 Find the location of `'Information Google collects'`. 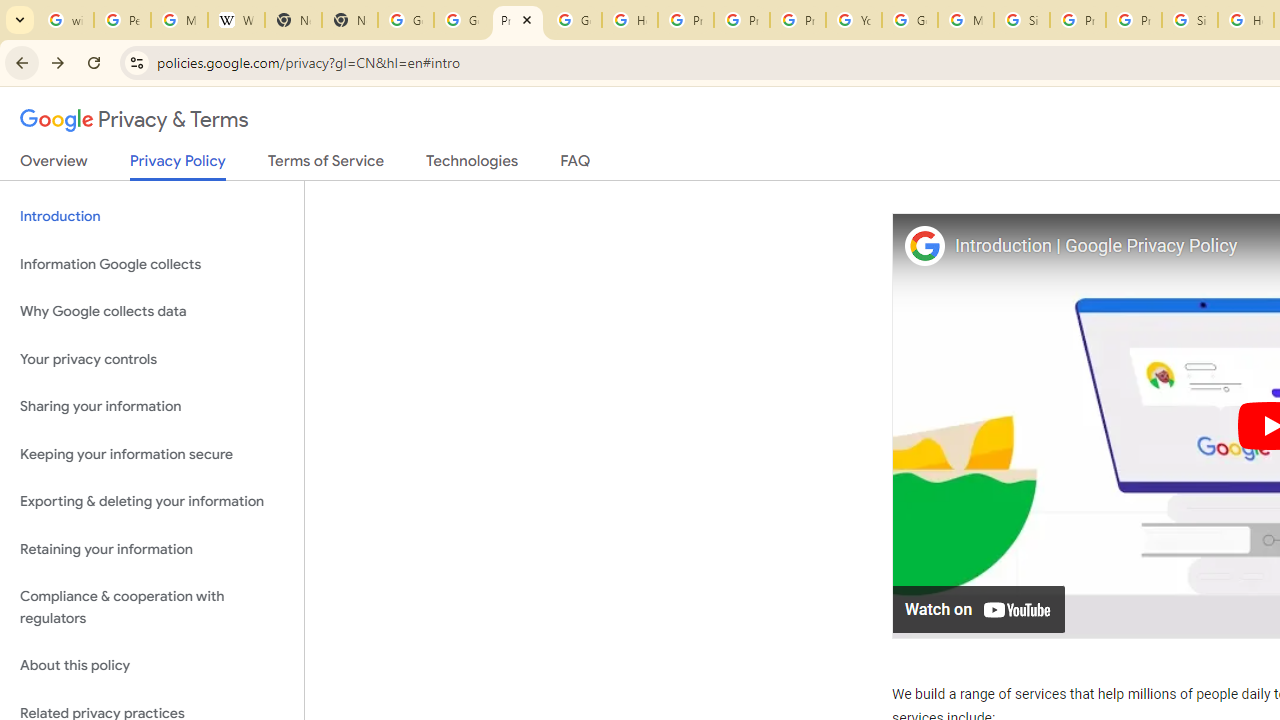

'Information Google collects' is located at coordinates (151, 263).